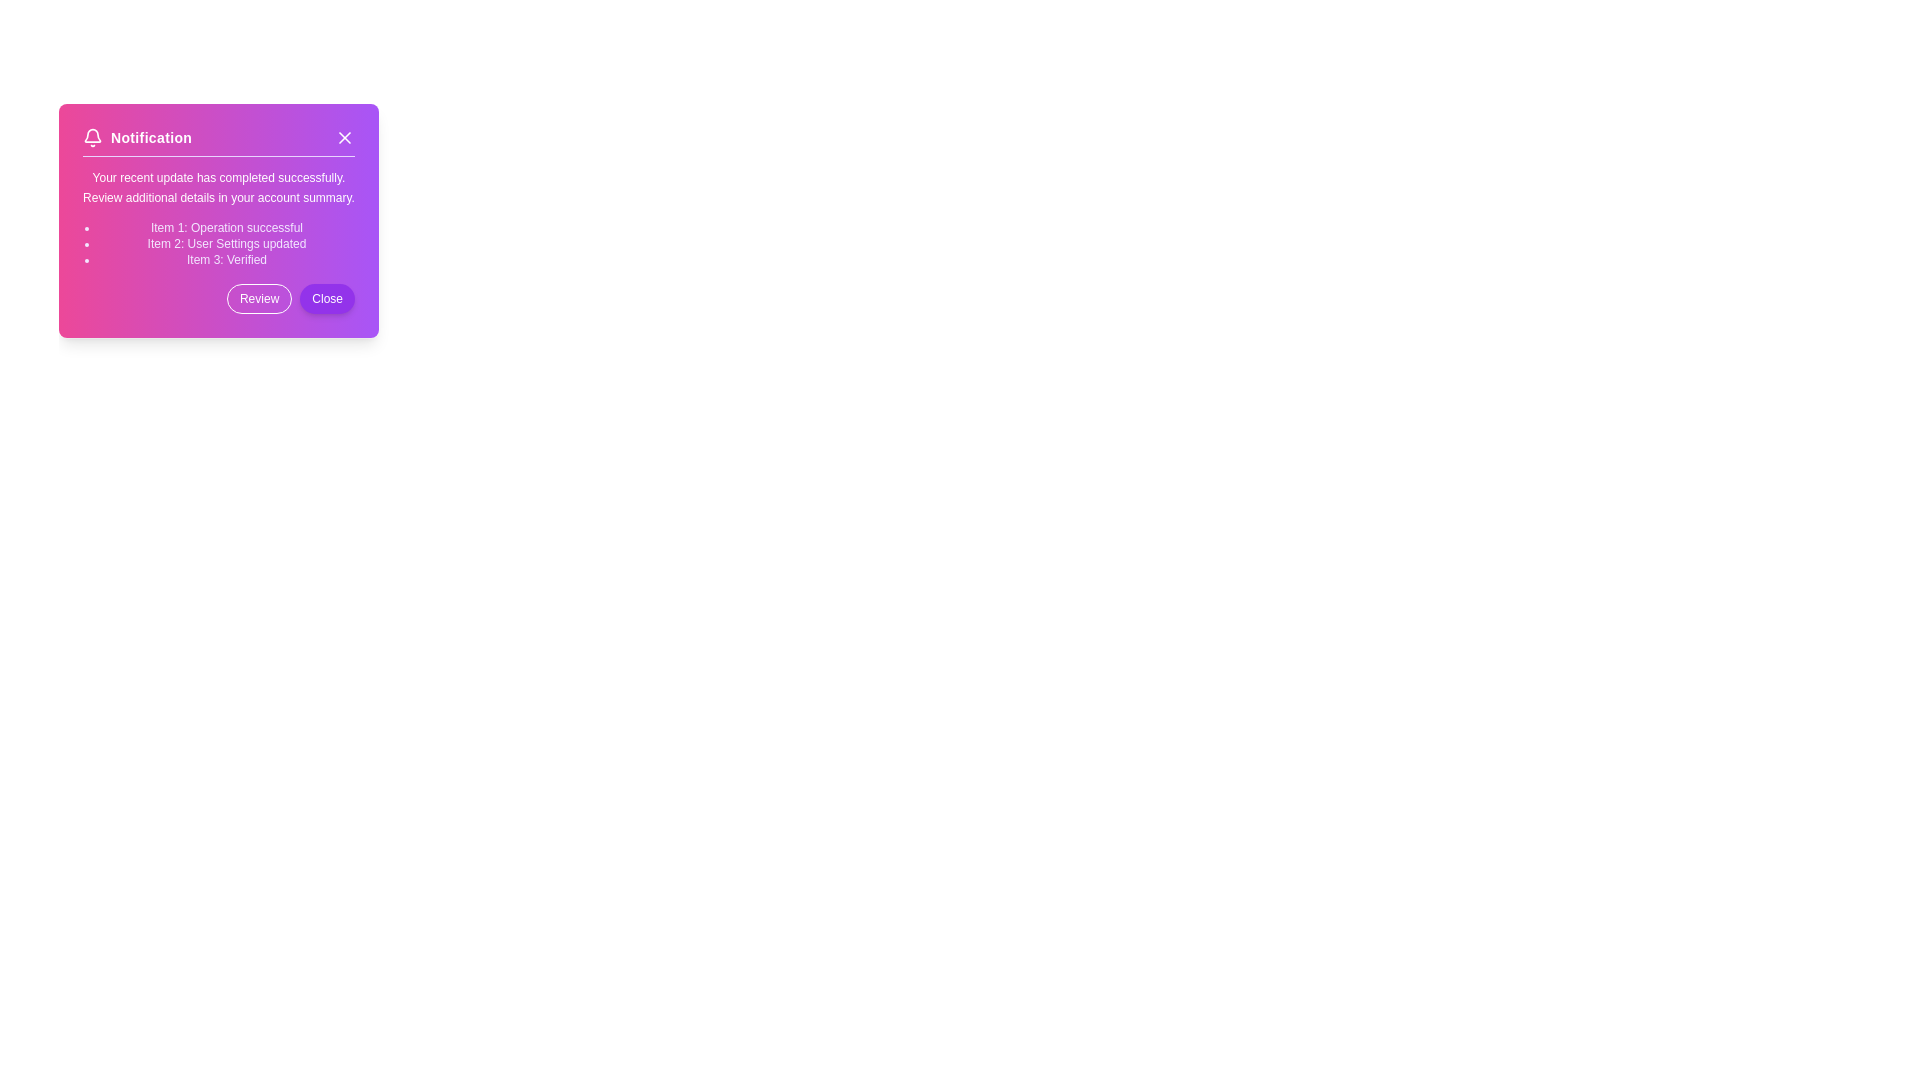 Image resolution: width=1920 pixels, height=1080 pixels. I want to click on the small 'X' icon button located at the top-right corner of the purple notification panel, so click(345, 137).